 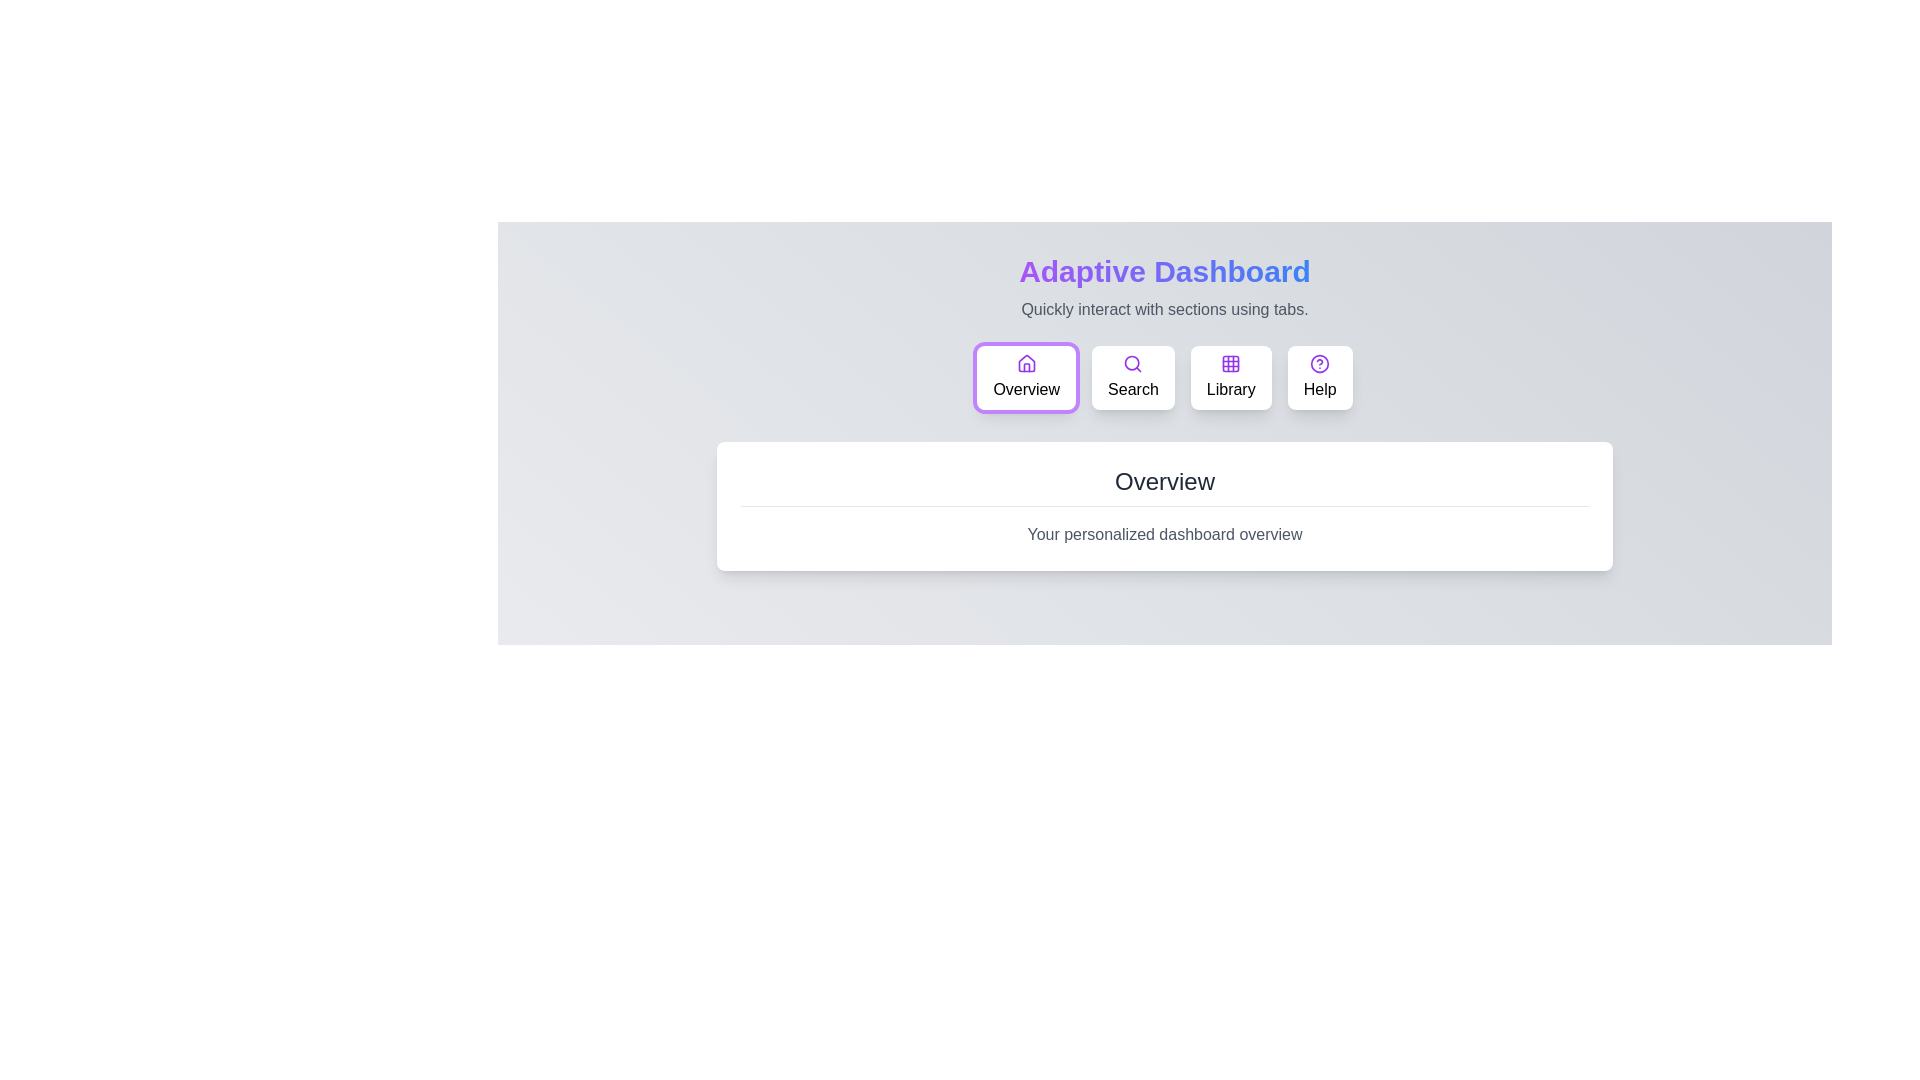 What do you see at coordinates (1229, 378) in the screenshot?
I see `the button labeled Library` at bounding box center [1229, 378].